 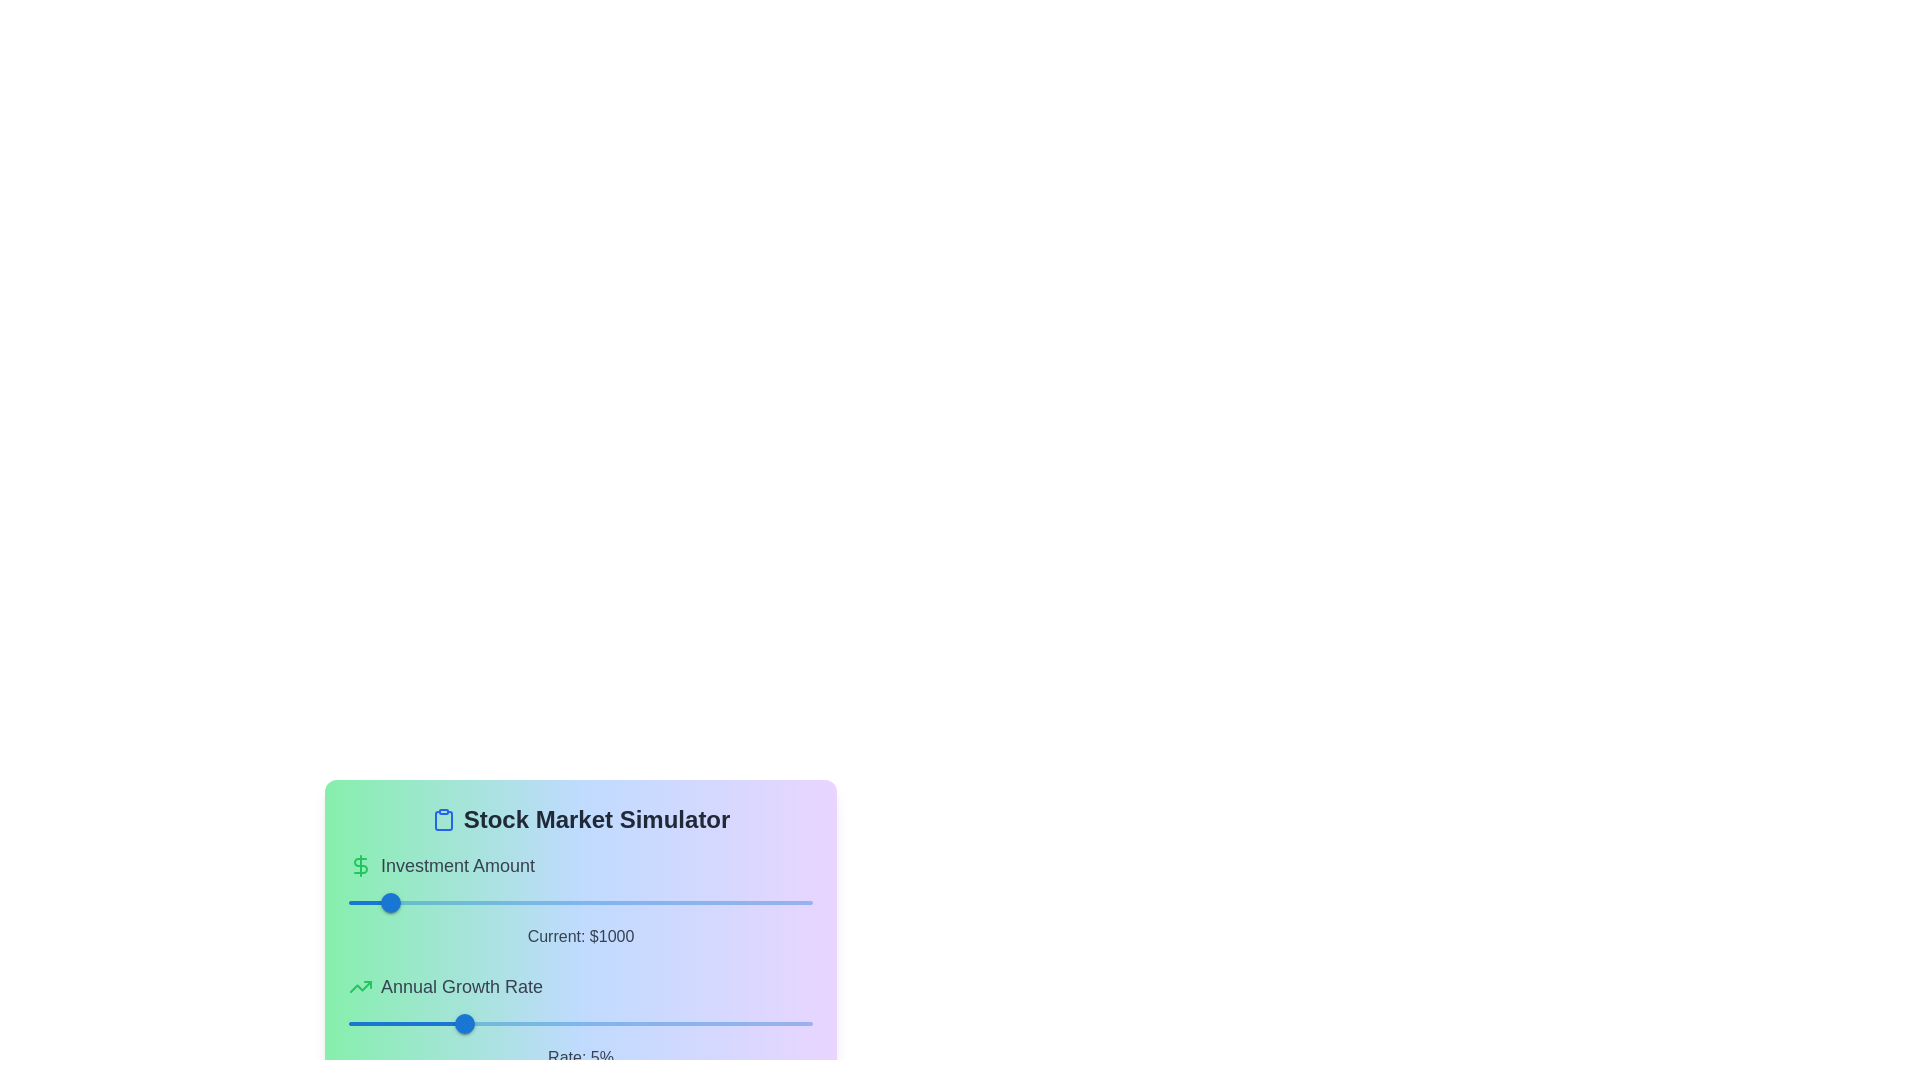 What do you see at coordinates (511, 1023) in the screenshot?
I see `the annual growth rate` at bounding box center [511, 1023].